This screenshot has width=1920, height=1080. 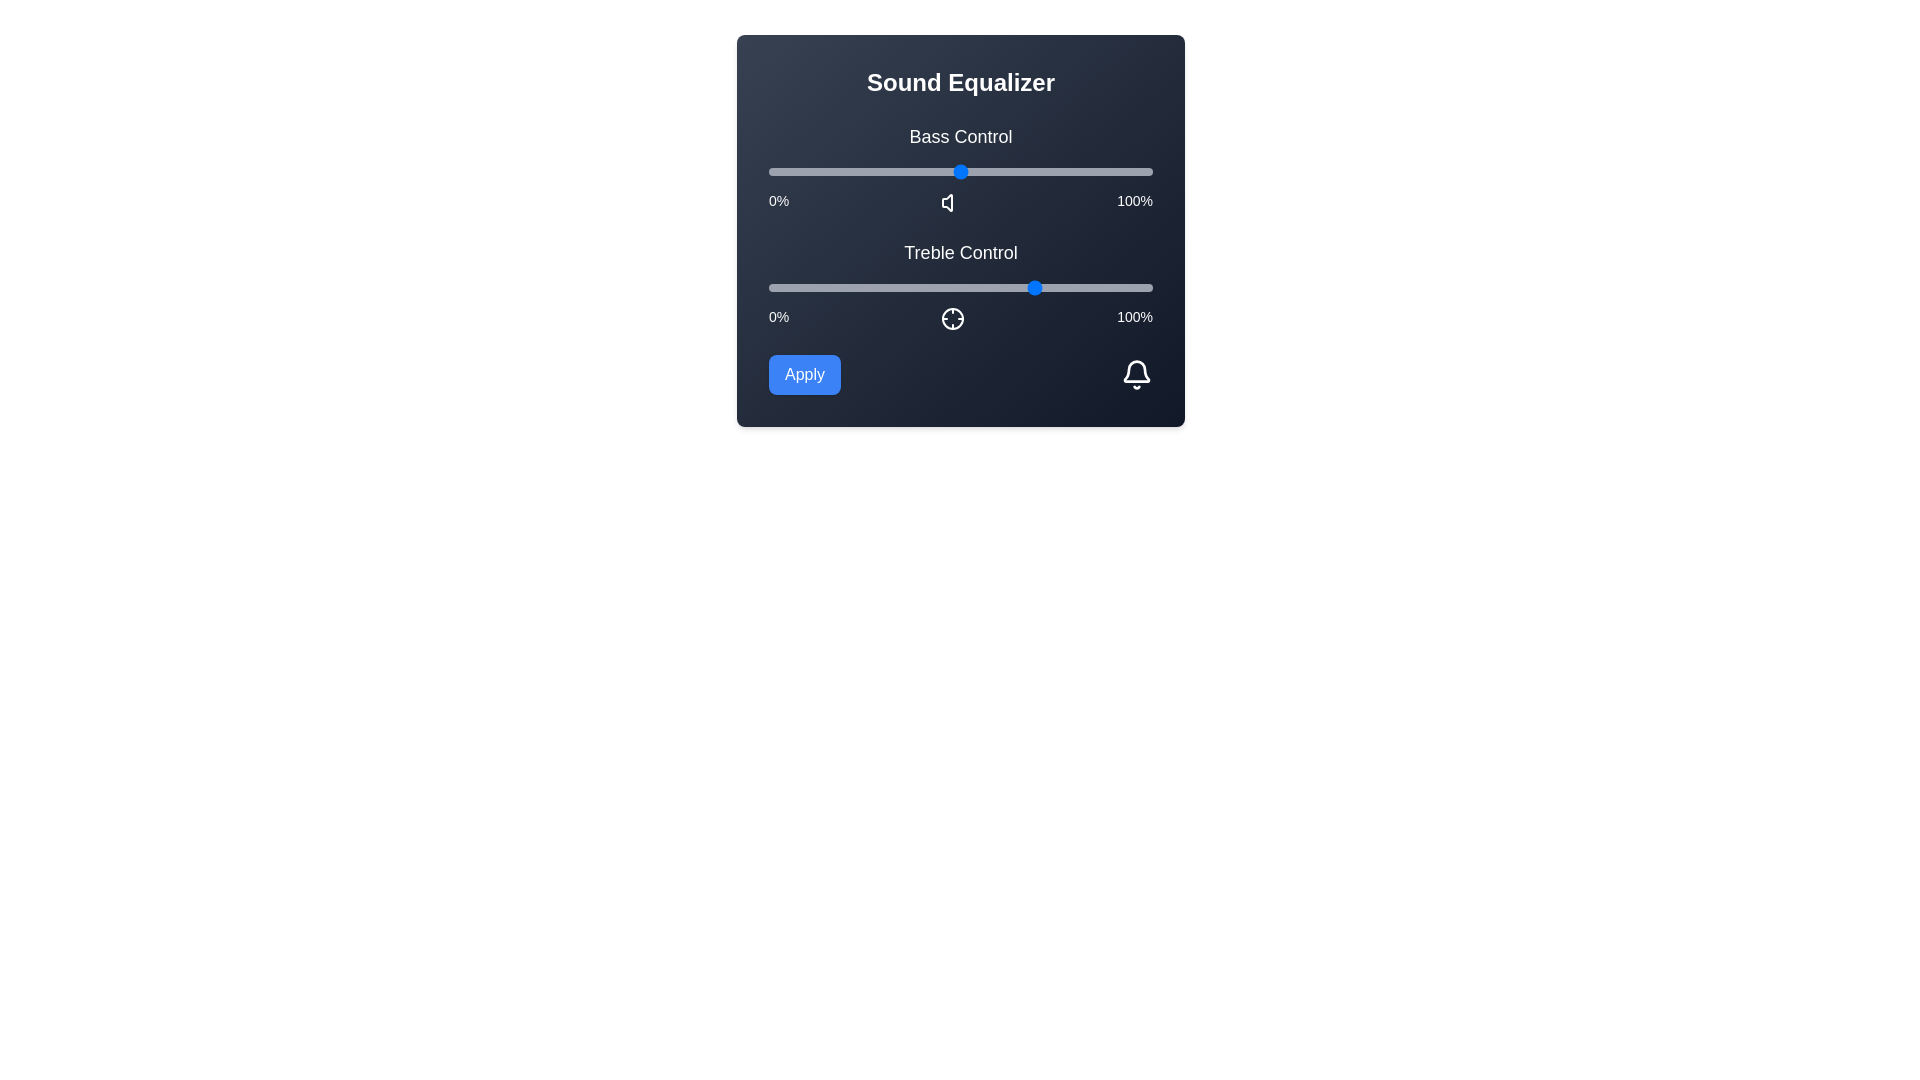 I want to click on the bass control slider to 2%, so click(x=775, y=171).